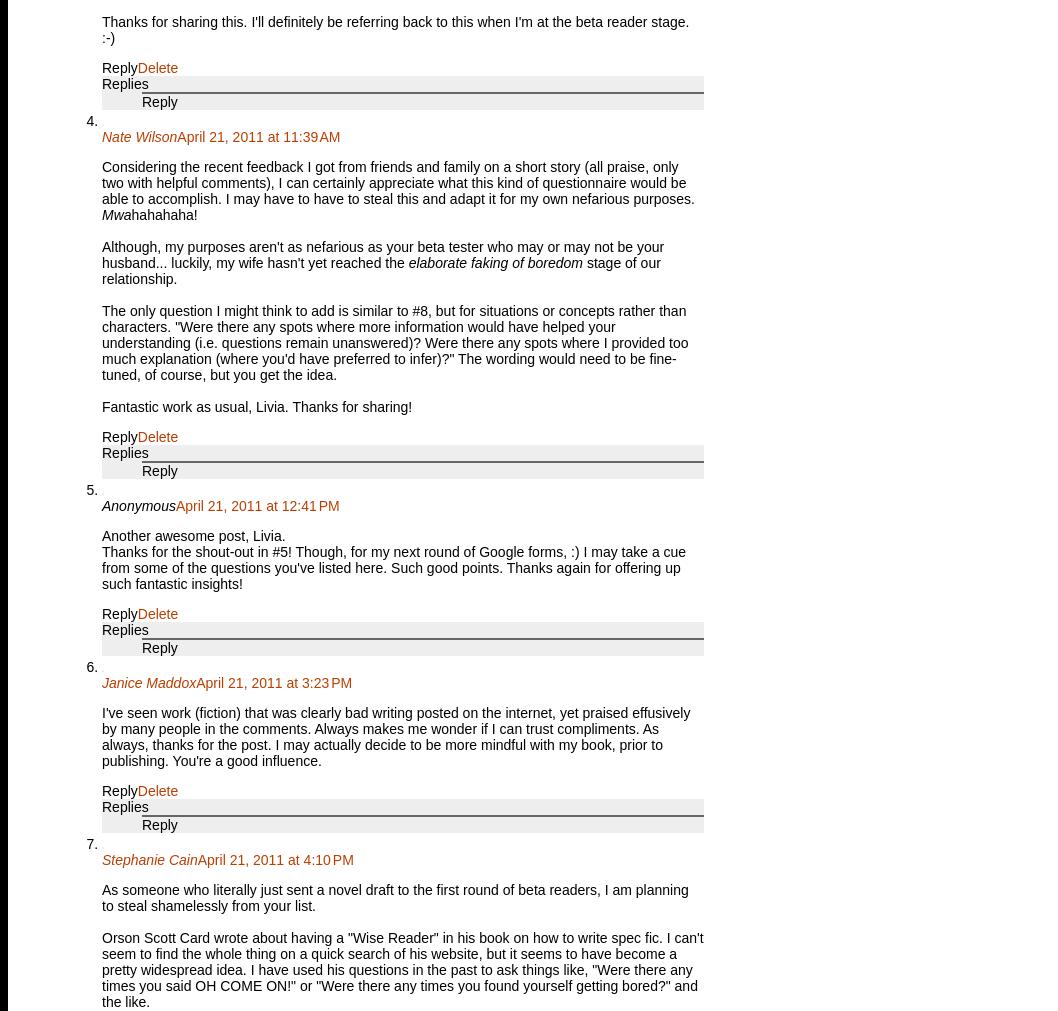 This screenshot has width=1058, height=1011. Describe the element at coordinates (100, 29) in the screenshot. I see `'Thanks for sharing this. I'll definitely be referring back to this when I'm at the beta reader stage. :-)'` at that location.